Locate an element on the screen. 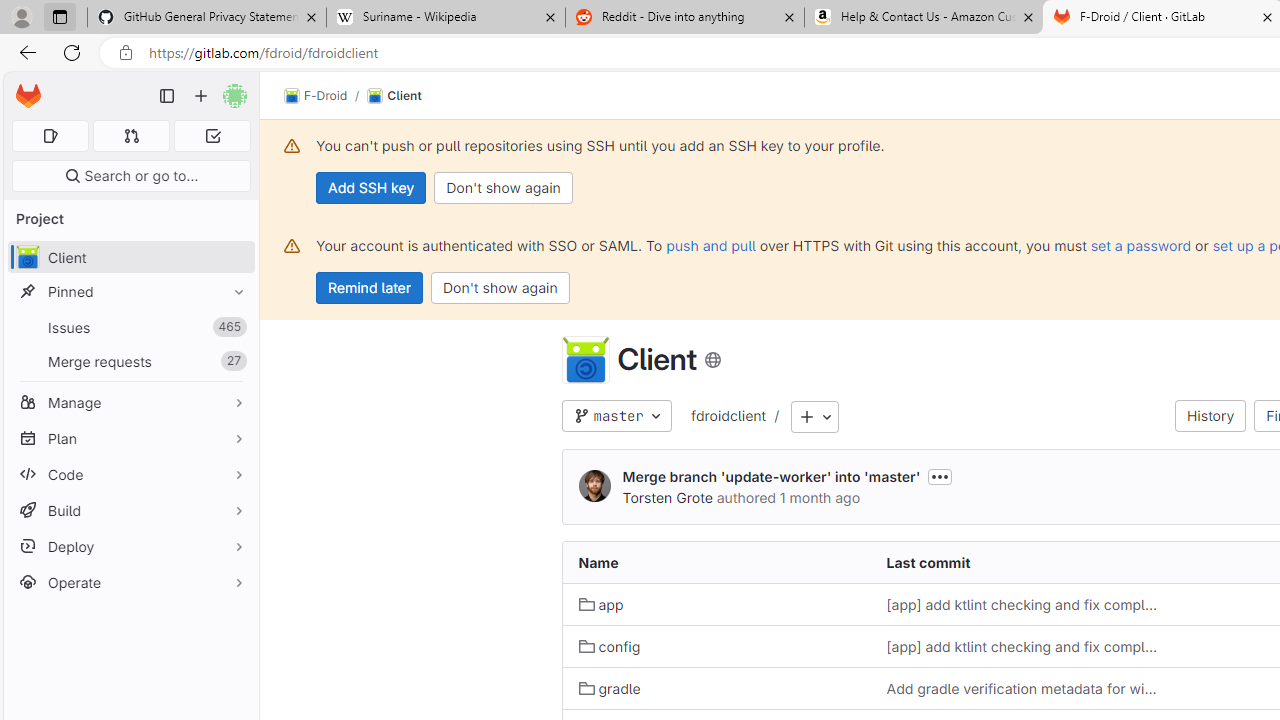  'Add SSH key' is located at coordinates (371, 187).